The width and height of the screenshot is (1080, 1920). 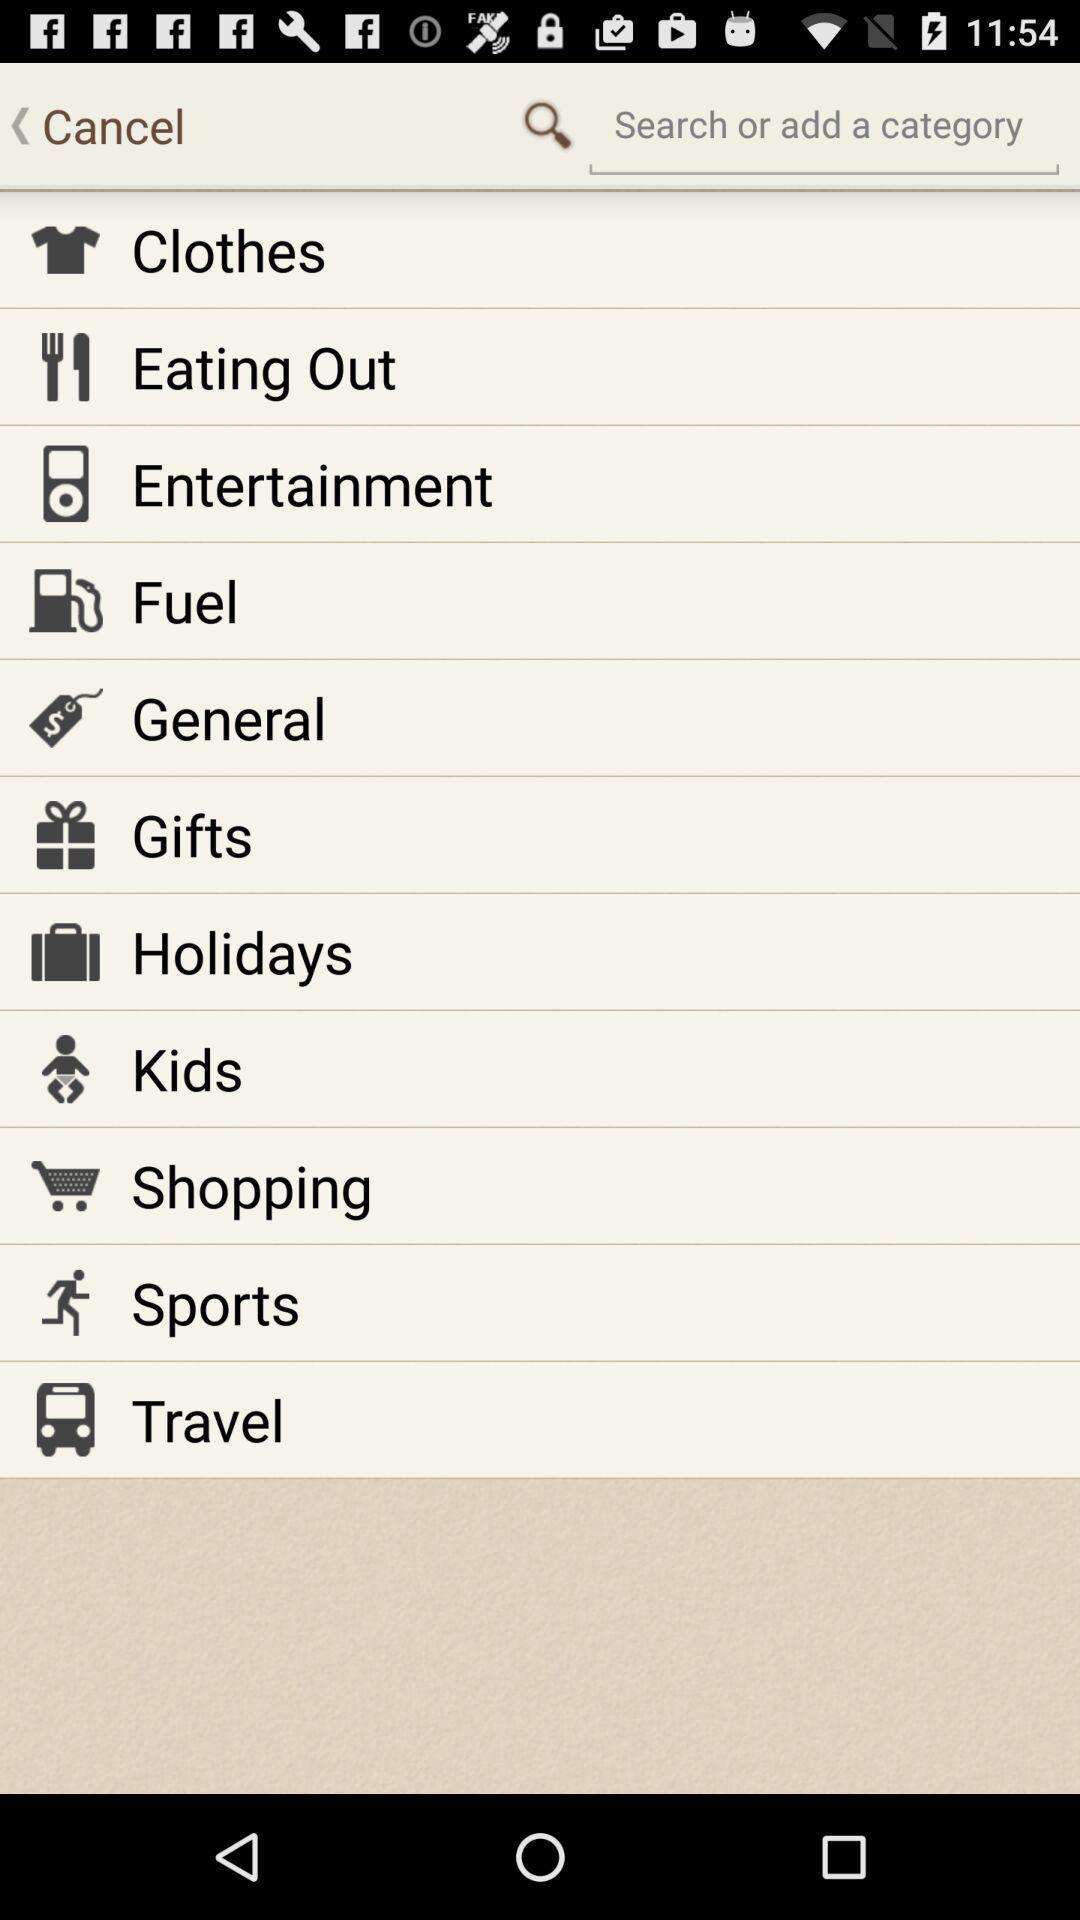 I want to click on item below fuel, so click(x=228, y=717).